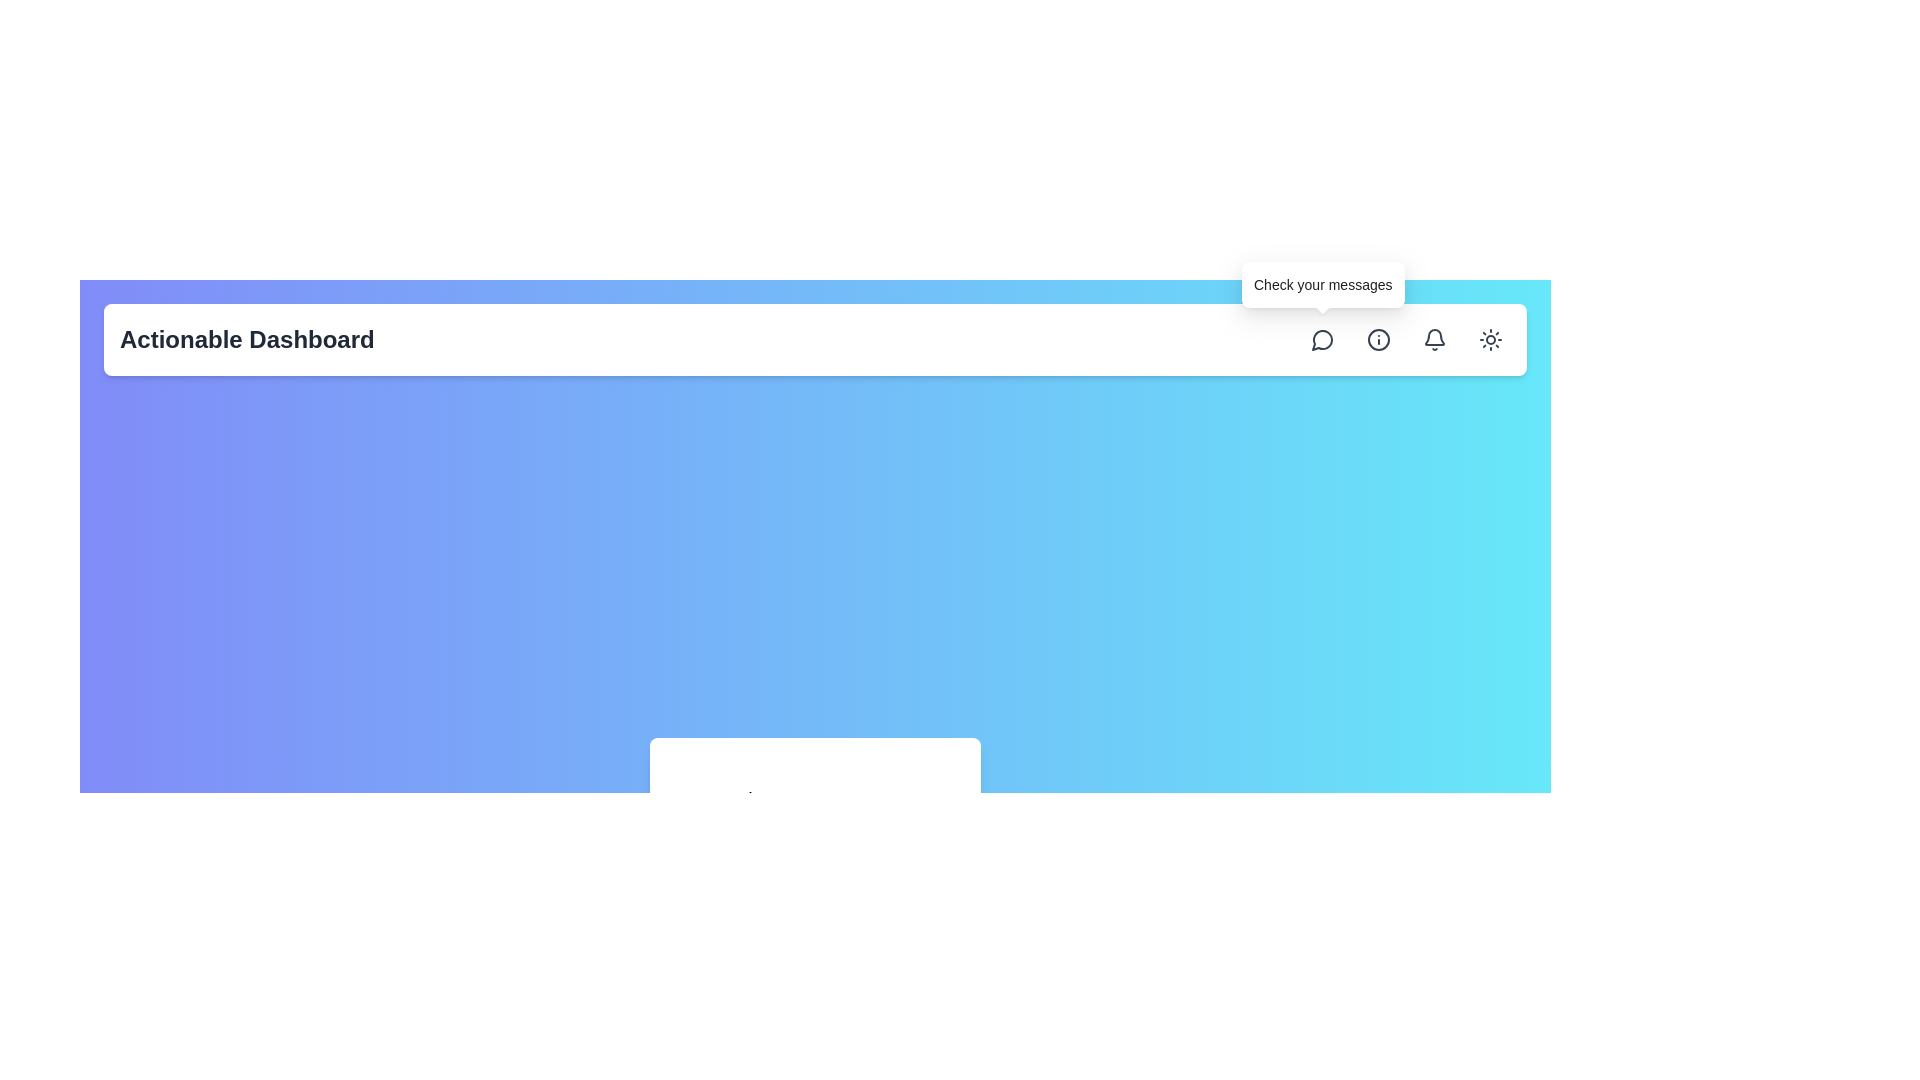 The image size is (1920, 1080). I want to click on the hollow circular icon located in the top-right section of the interface within the navigation bar, so click(1377, 338).